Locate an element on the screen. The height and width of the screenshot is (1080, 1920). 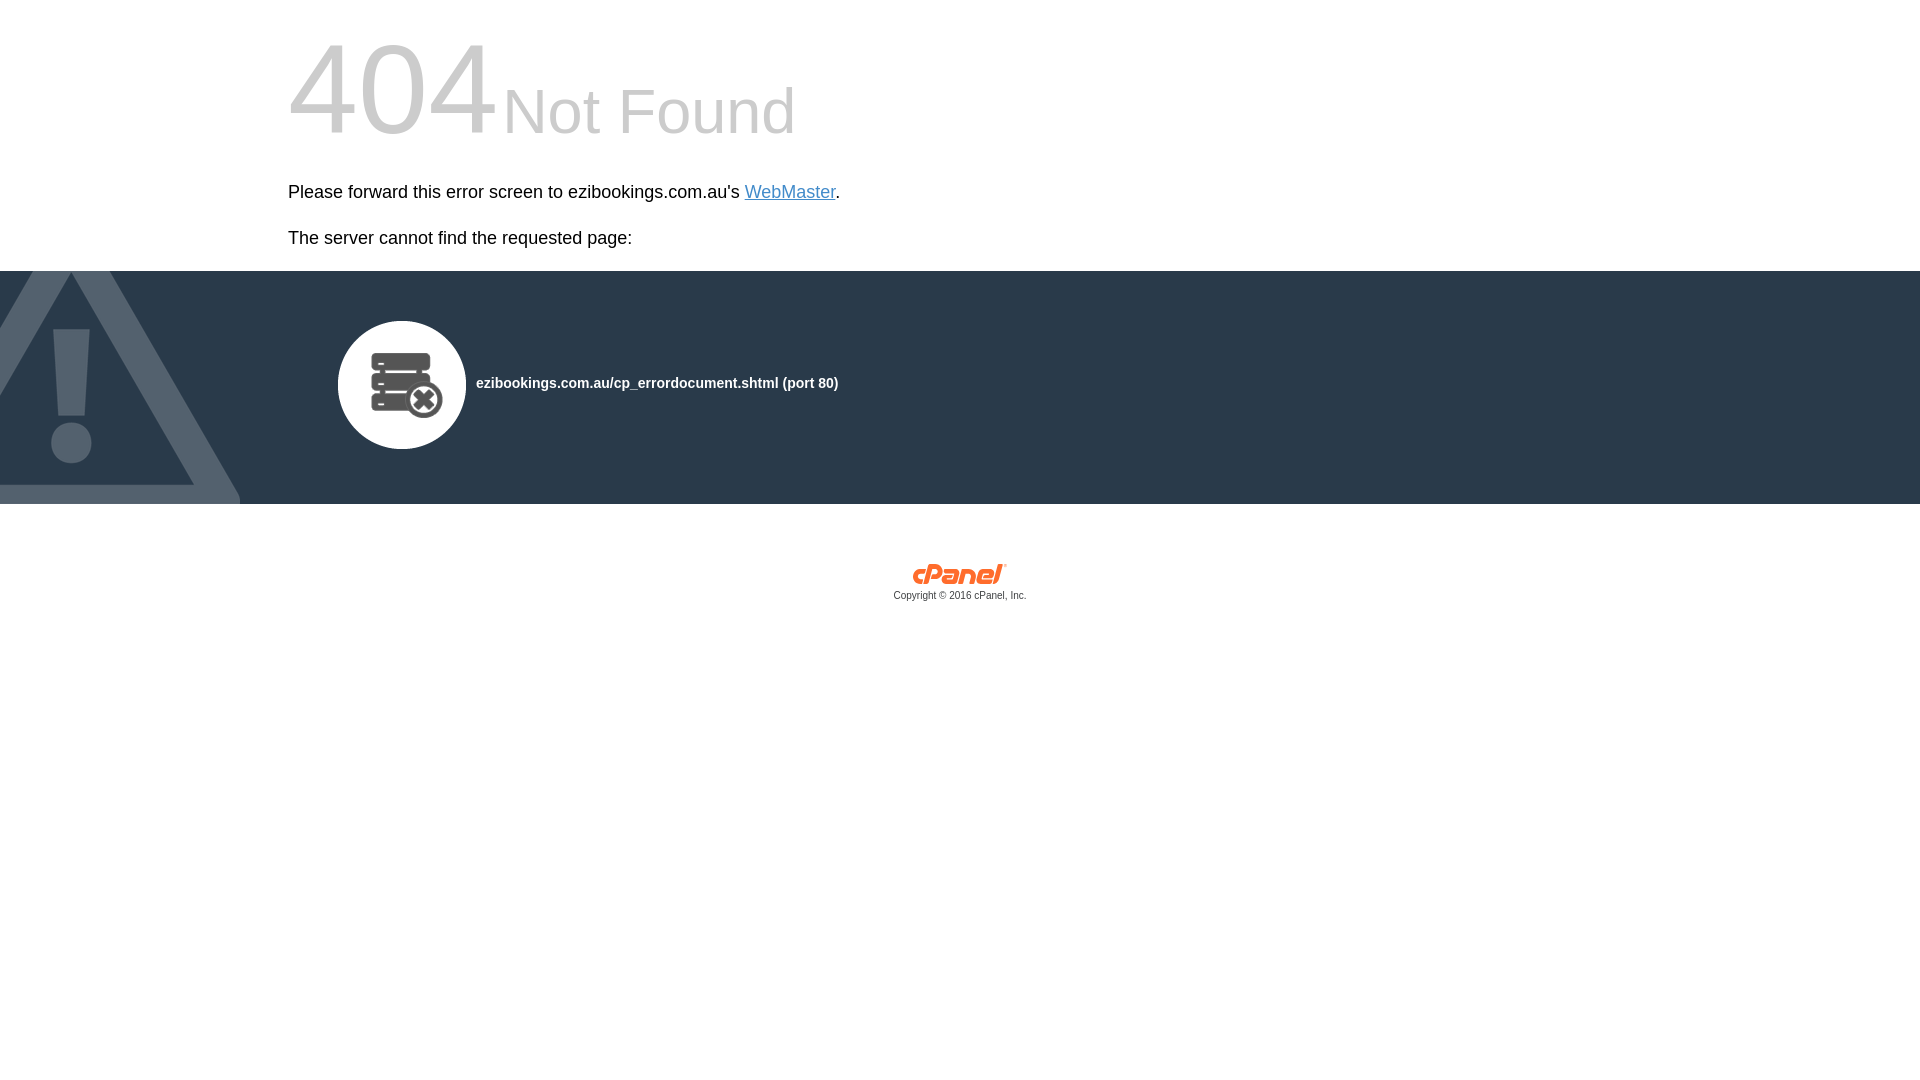
'WebMaster' is located at coordinates (789, 192).